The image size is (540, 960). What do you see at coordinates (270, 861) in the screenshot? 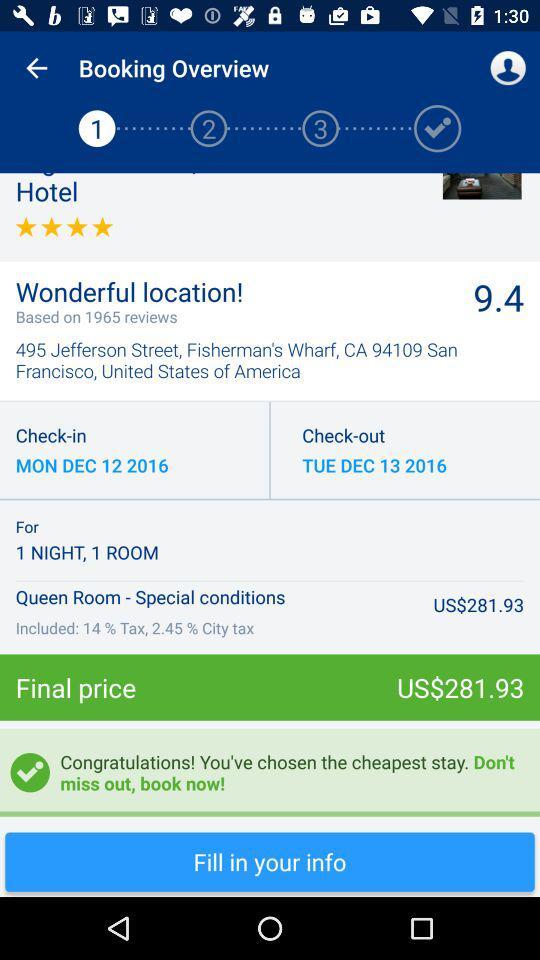
I see `the fill in your icon` at bounding box center [270, 861].